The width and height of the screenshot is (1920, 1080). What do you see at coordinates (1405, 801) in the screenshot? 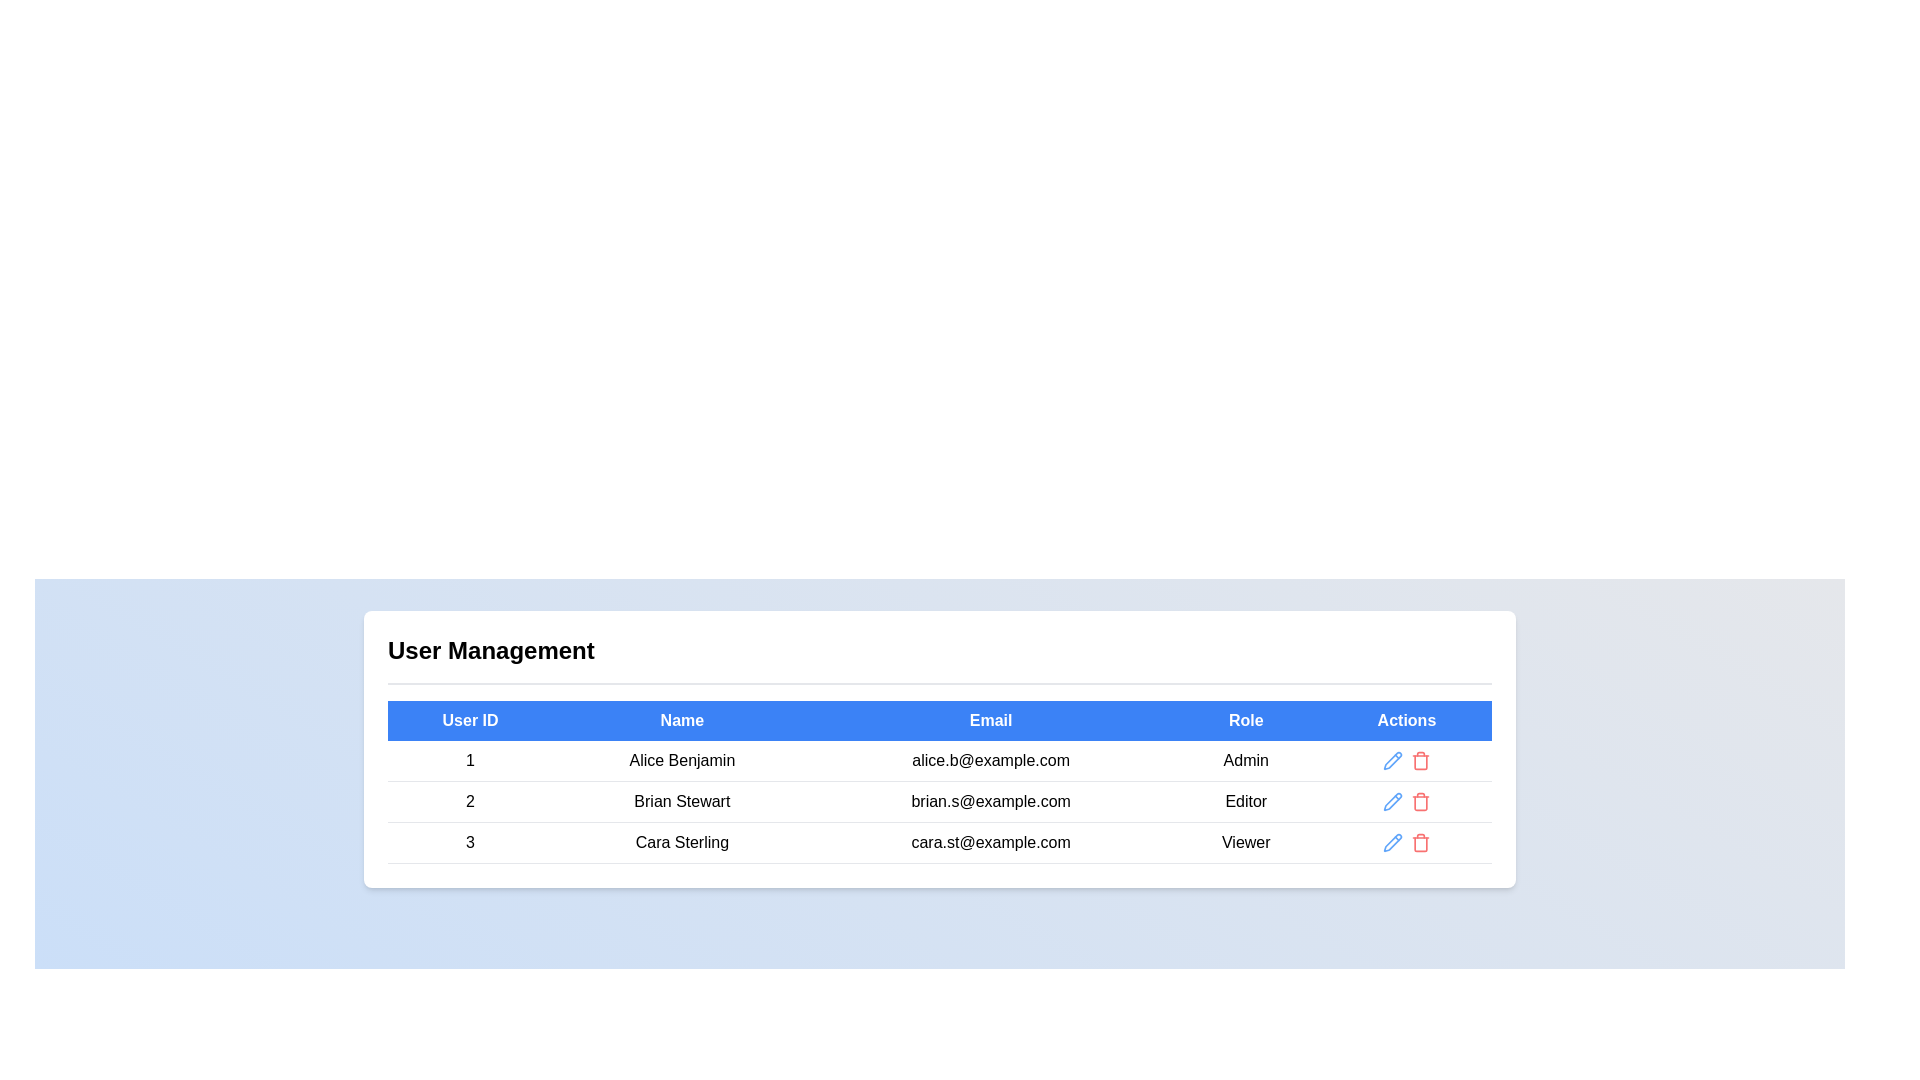
I see `the red trash can icon in the Button cluster for the user 'Brian Stewart'` at bounding box center [1405, 801].